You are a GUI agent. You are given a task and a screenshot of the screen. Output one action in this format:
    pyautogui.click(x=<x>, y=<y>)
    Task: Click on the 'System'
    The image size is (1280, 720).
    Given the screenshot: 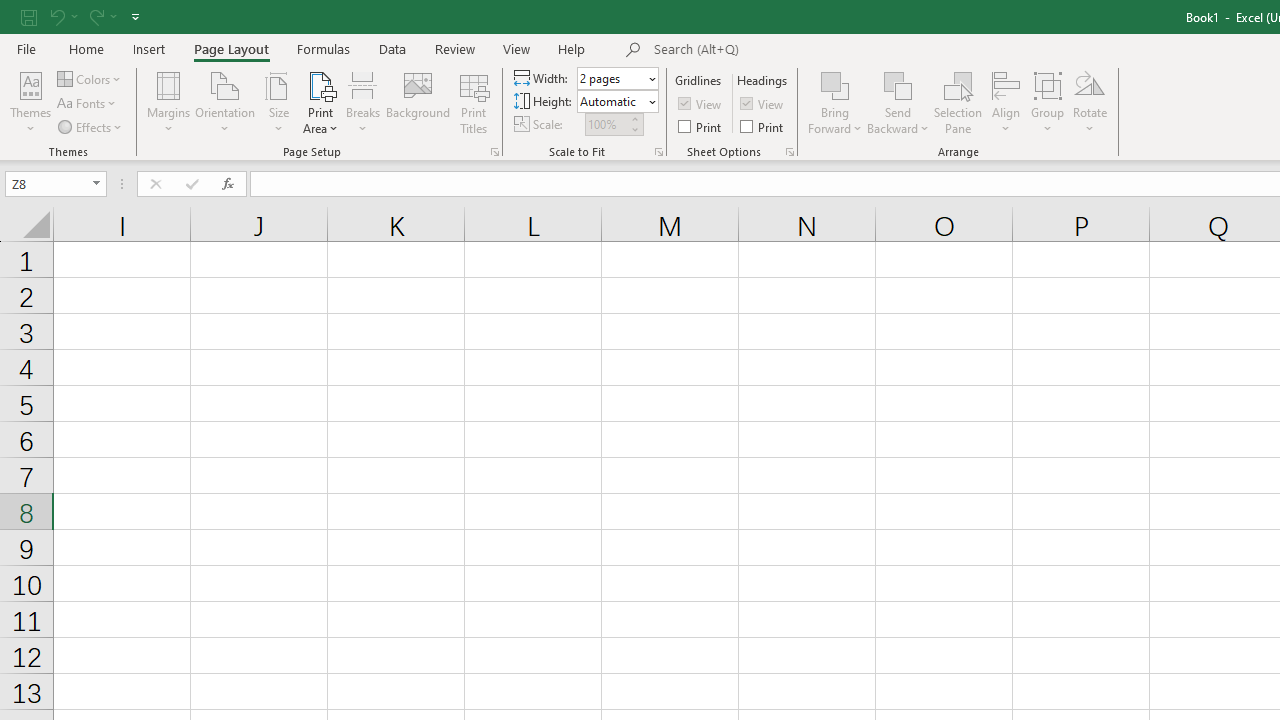 What is the action you would take?
    pyautogui.click(x=10, y=11)
    